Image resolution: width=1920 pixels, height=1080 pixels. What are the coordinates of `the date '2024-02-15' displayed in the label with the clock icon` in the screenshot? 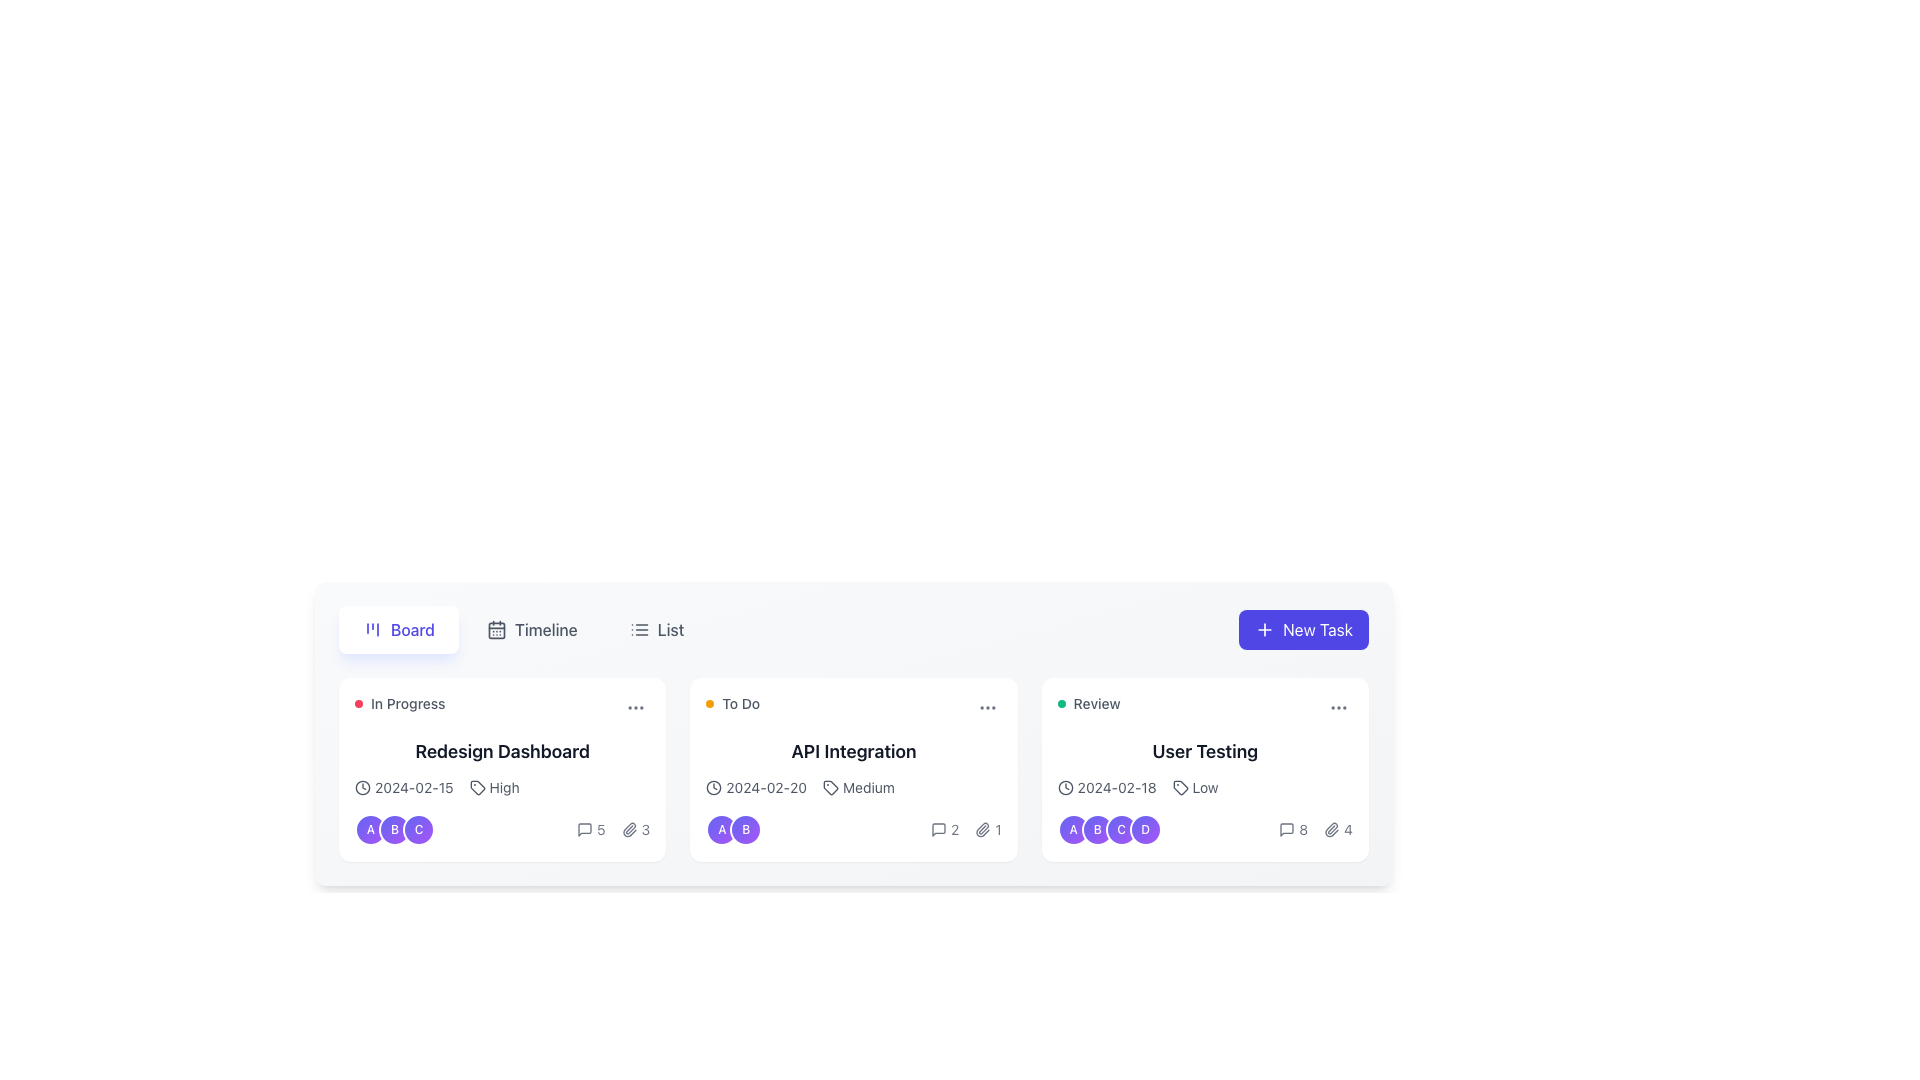 It's located at (403, 786).